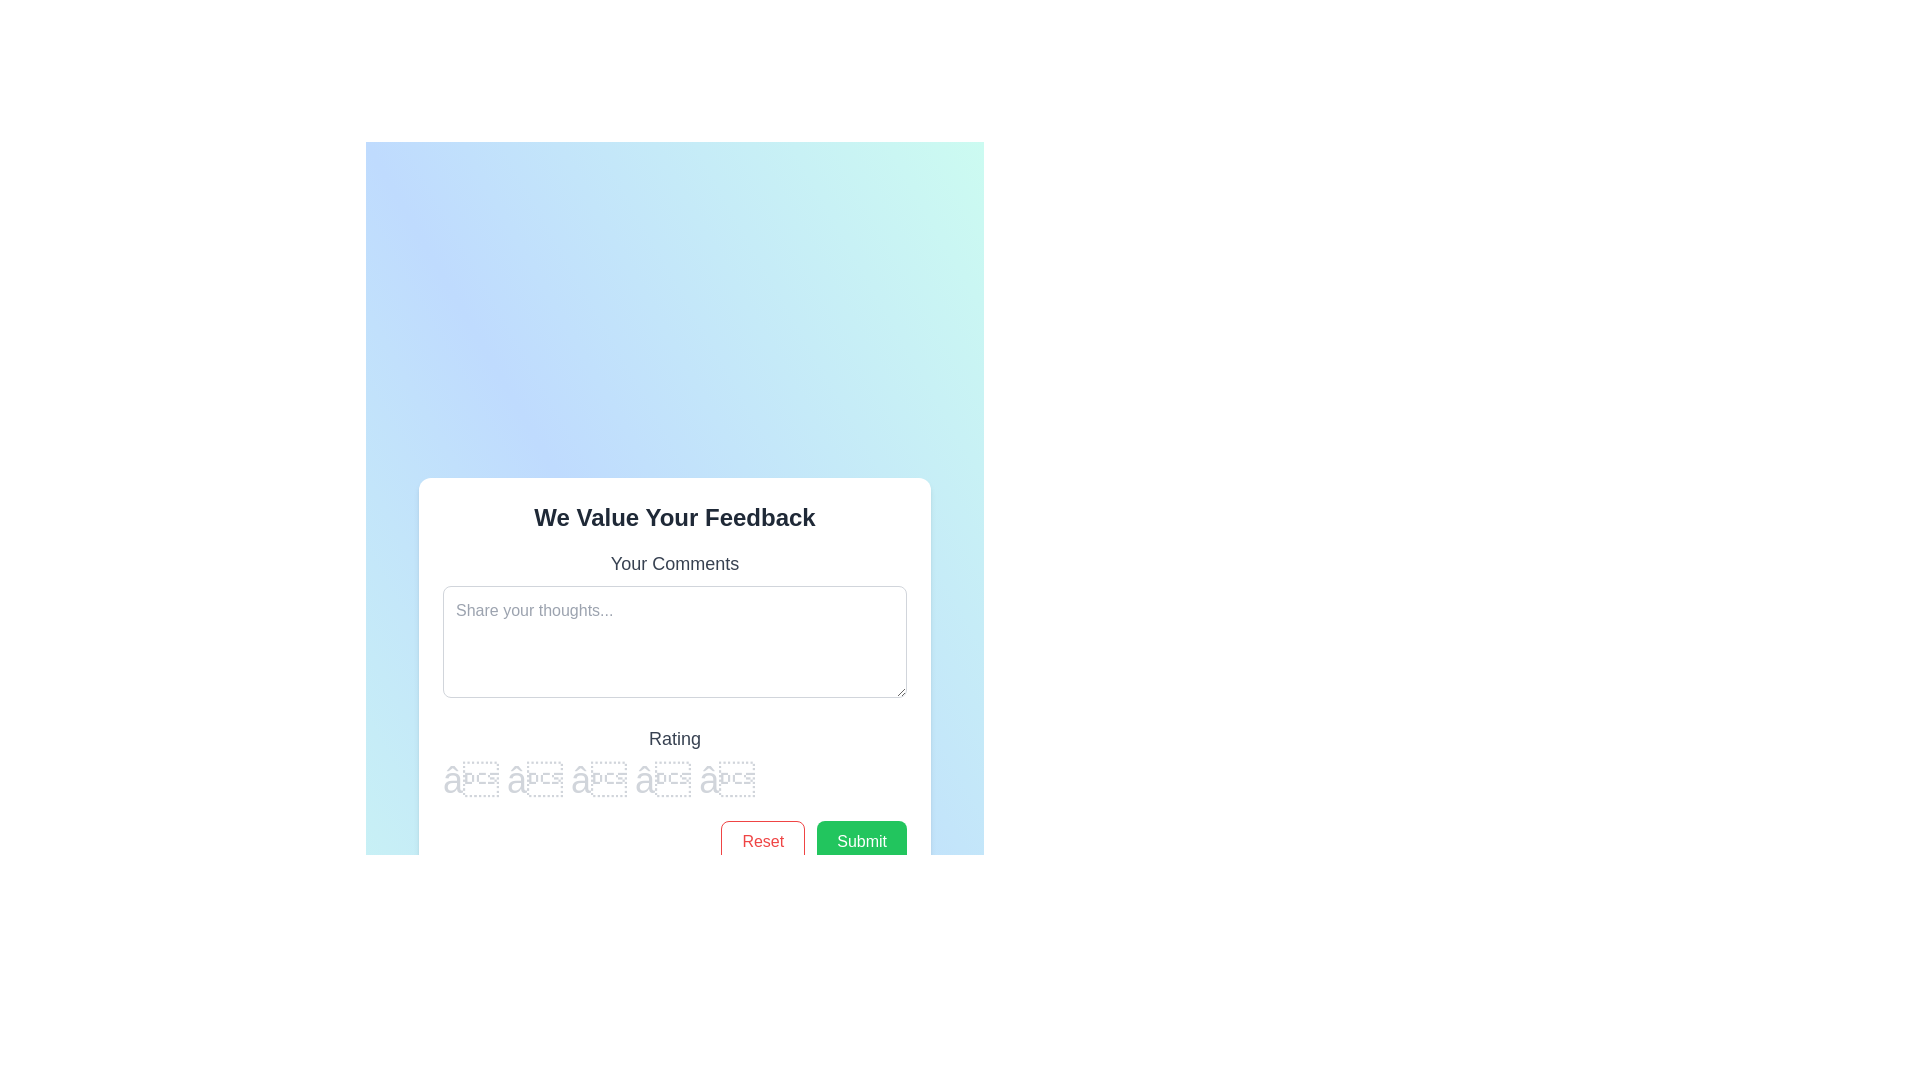  What do you see at coordinates (663, 779) in the screenshot?
I see `the fourth star rating button` at bounding box center [663, 779].